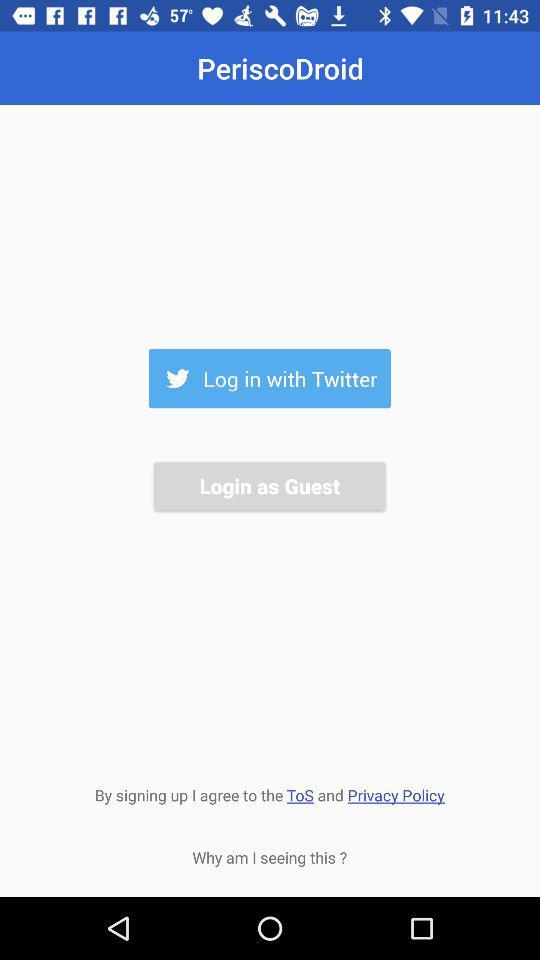 The image size is (540, 960). What do you see at coordinates (269, 484) in the screenshot?
I see `icon above the by signing up` at bounding box center [269, 484].